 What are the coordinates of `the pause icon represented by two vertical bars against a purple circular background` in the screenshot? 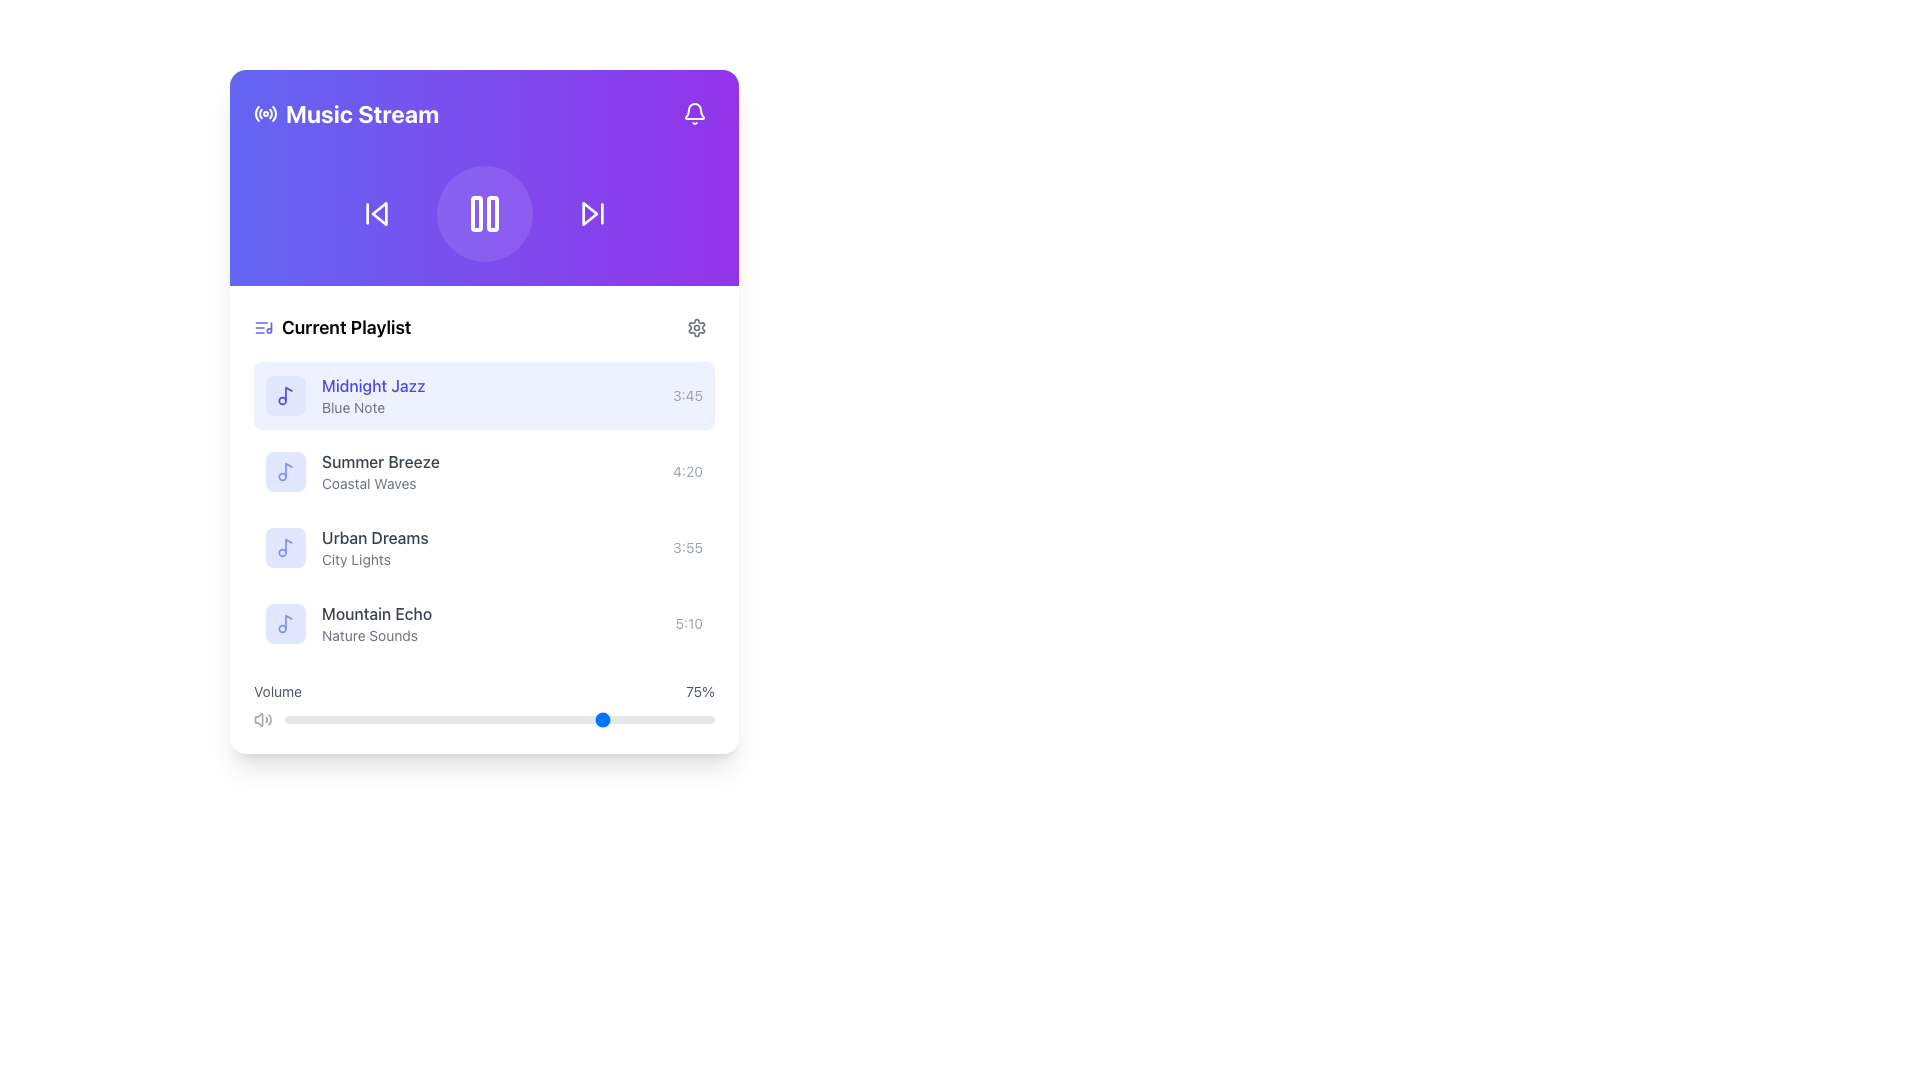 It's located at (484, 213).